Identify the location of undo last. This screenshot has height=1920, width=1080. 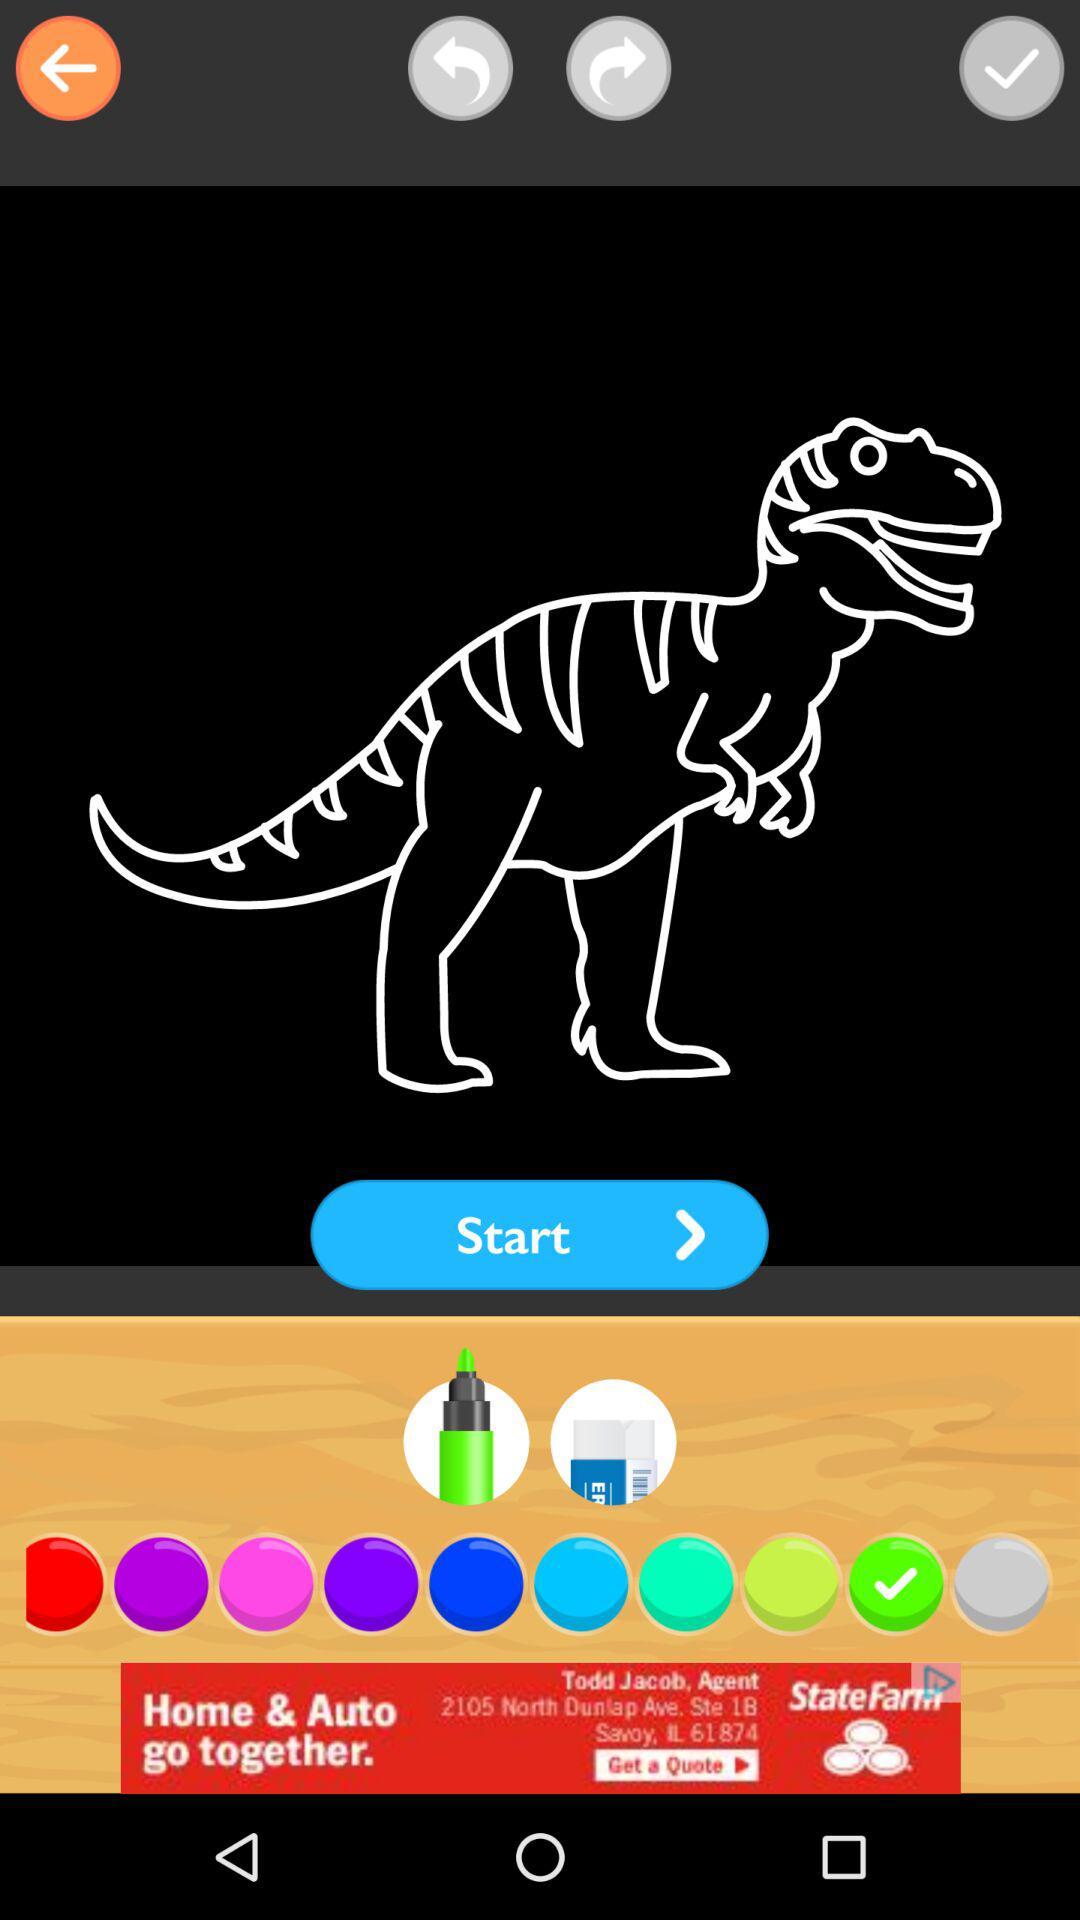
(460, 68).